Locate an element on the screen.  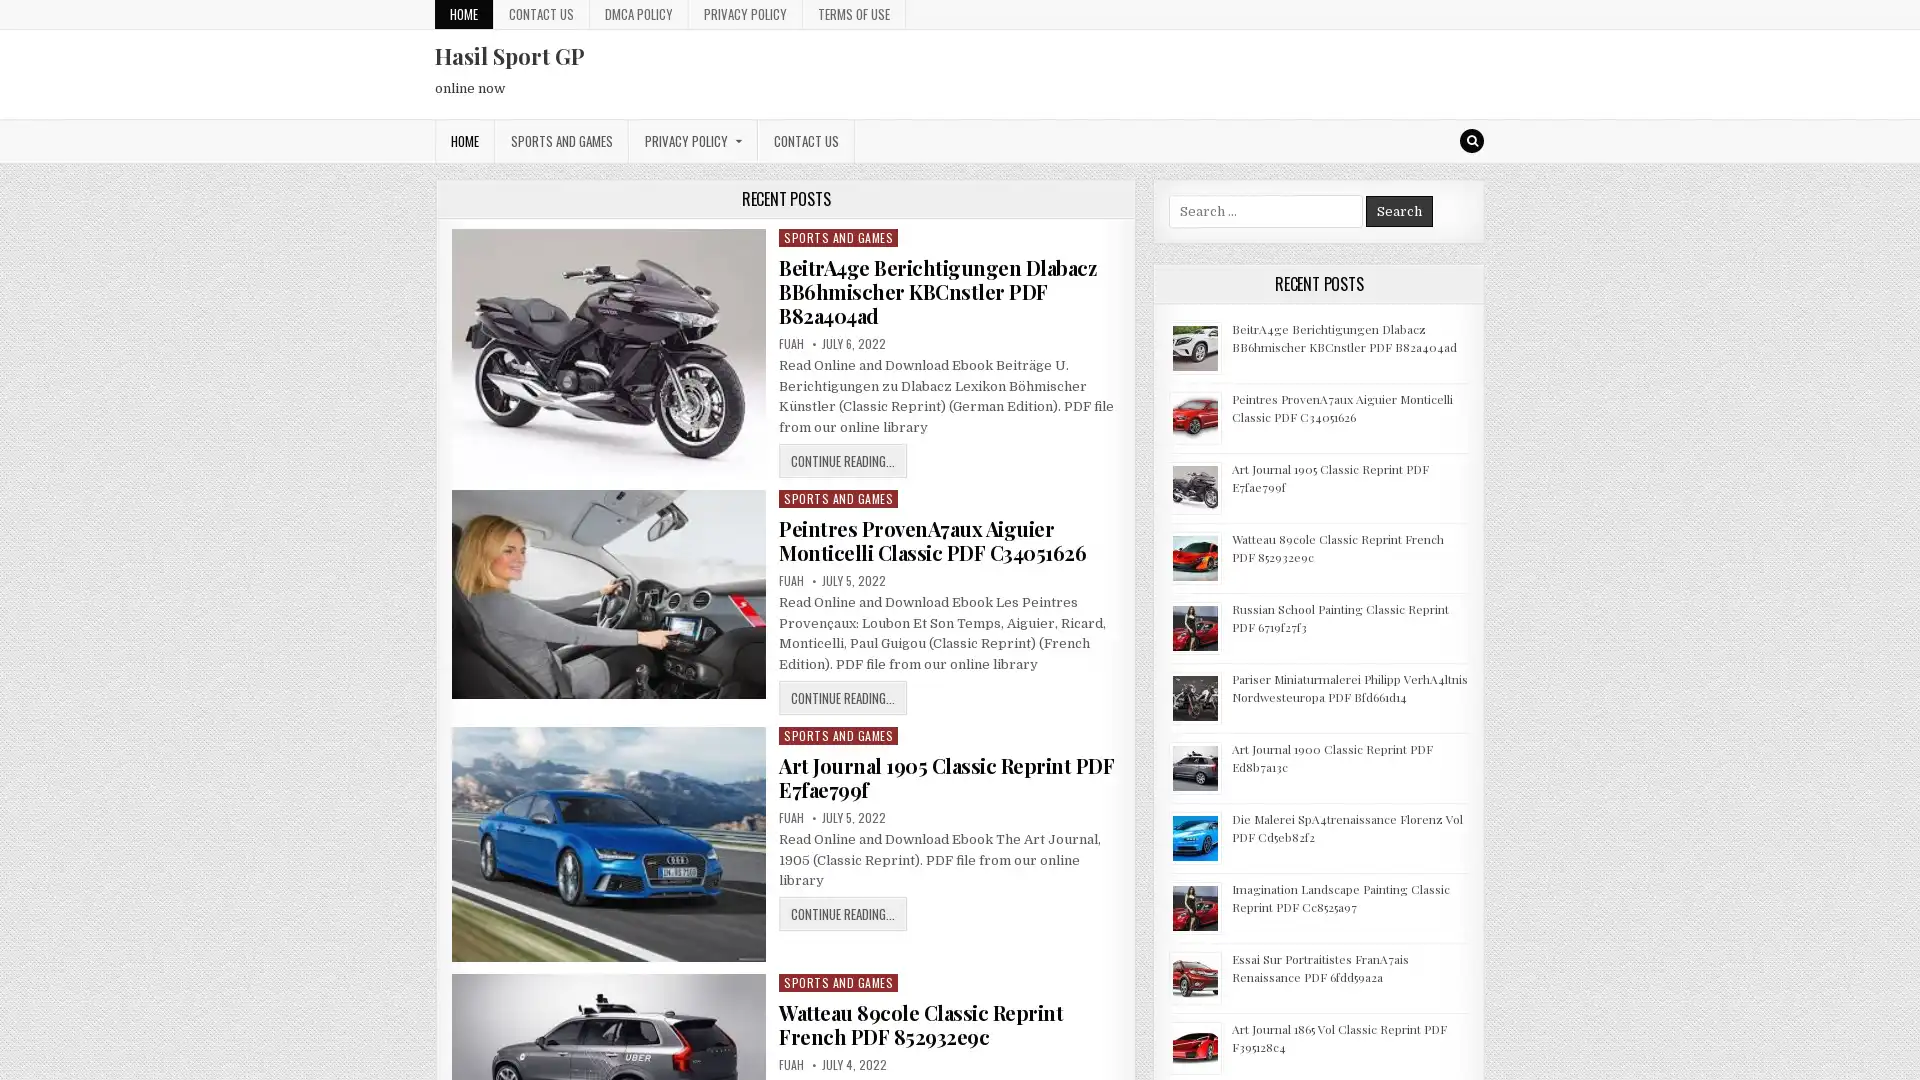
Search is located at coordinates (1398, 211).